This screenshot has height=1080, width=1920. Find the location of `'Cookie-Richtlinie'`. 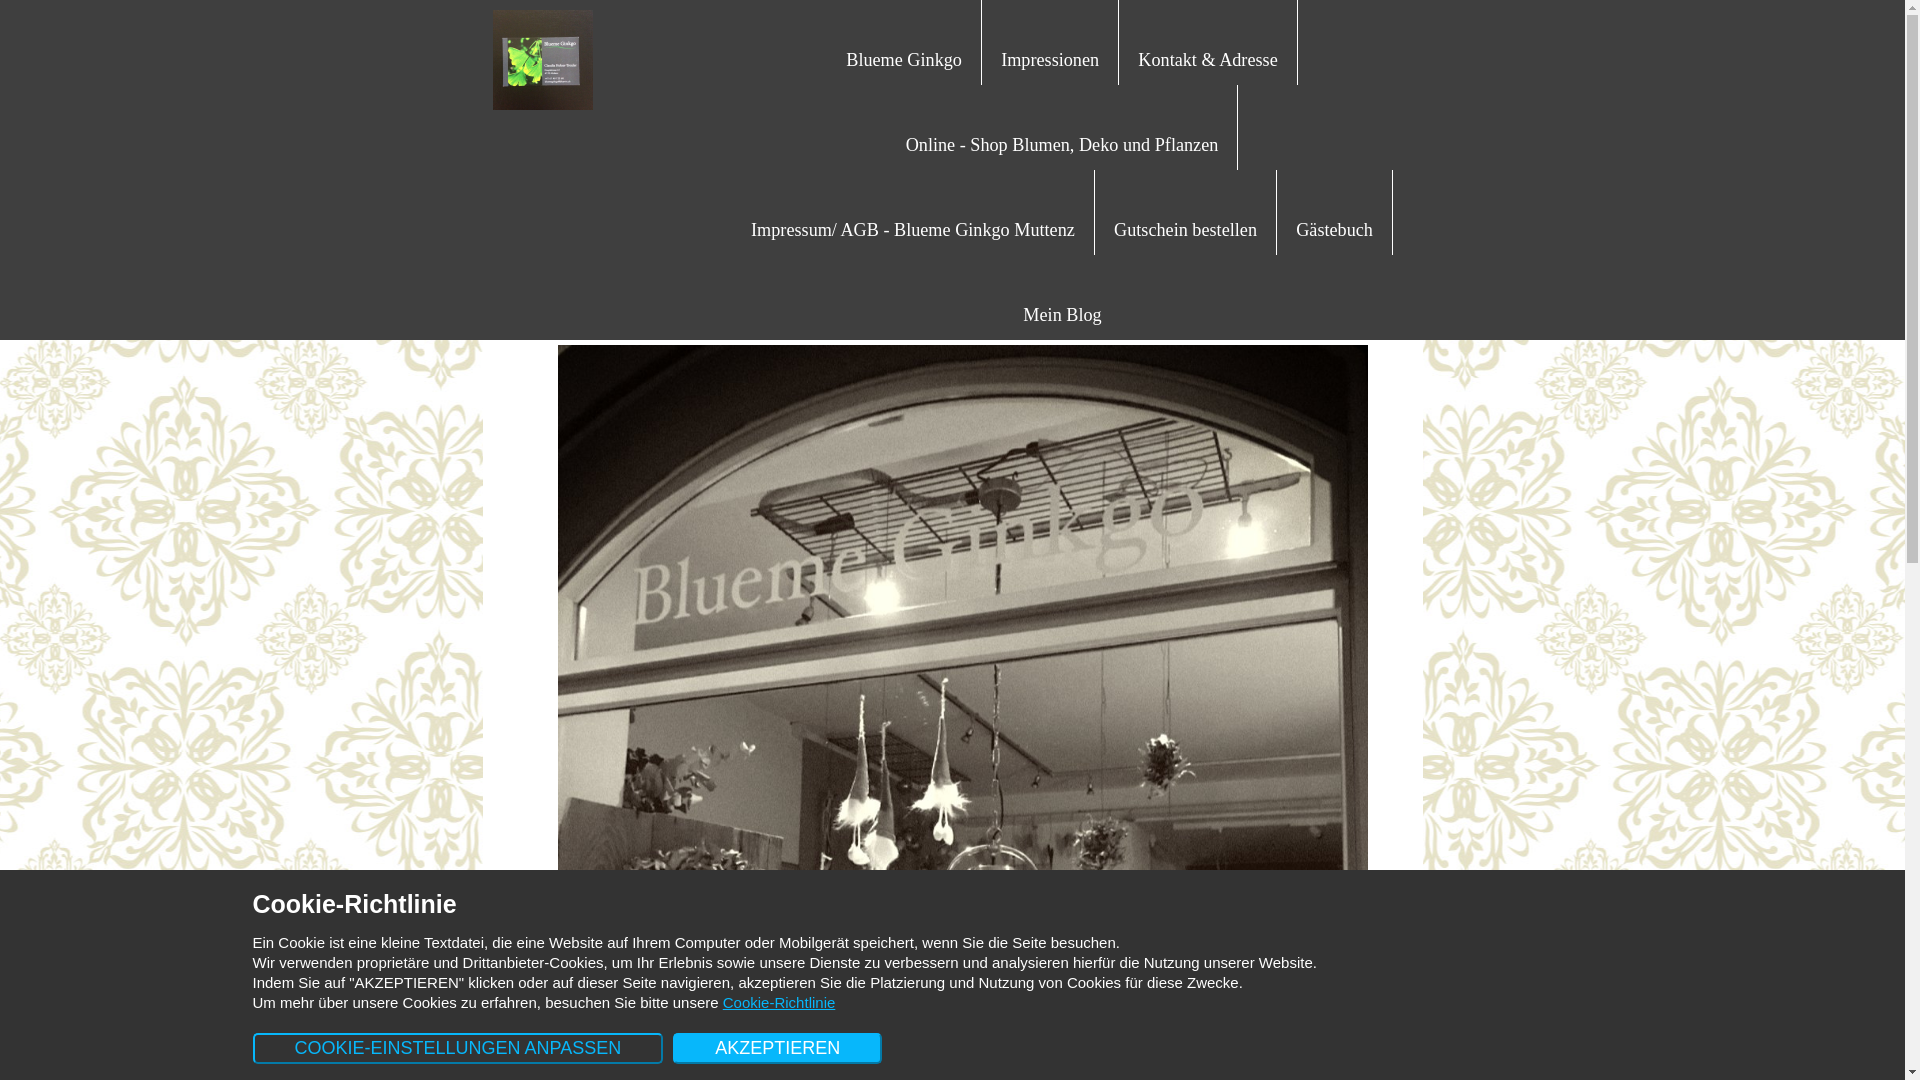

'Cookie-Richtlinie' is located at coordinates (778, 1002).